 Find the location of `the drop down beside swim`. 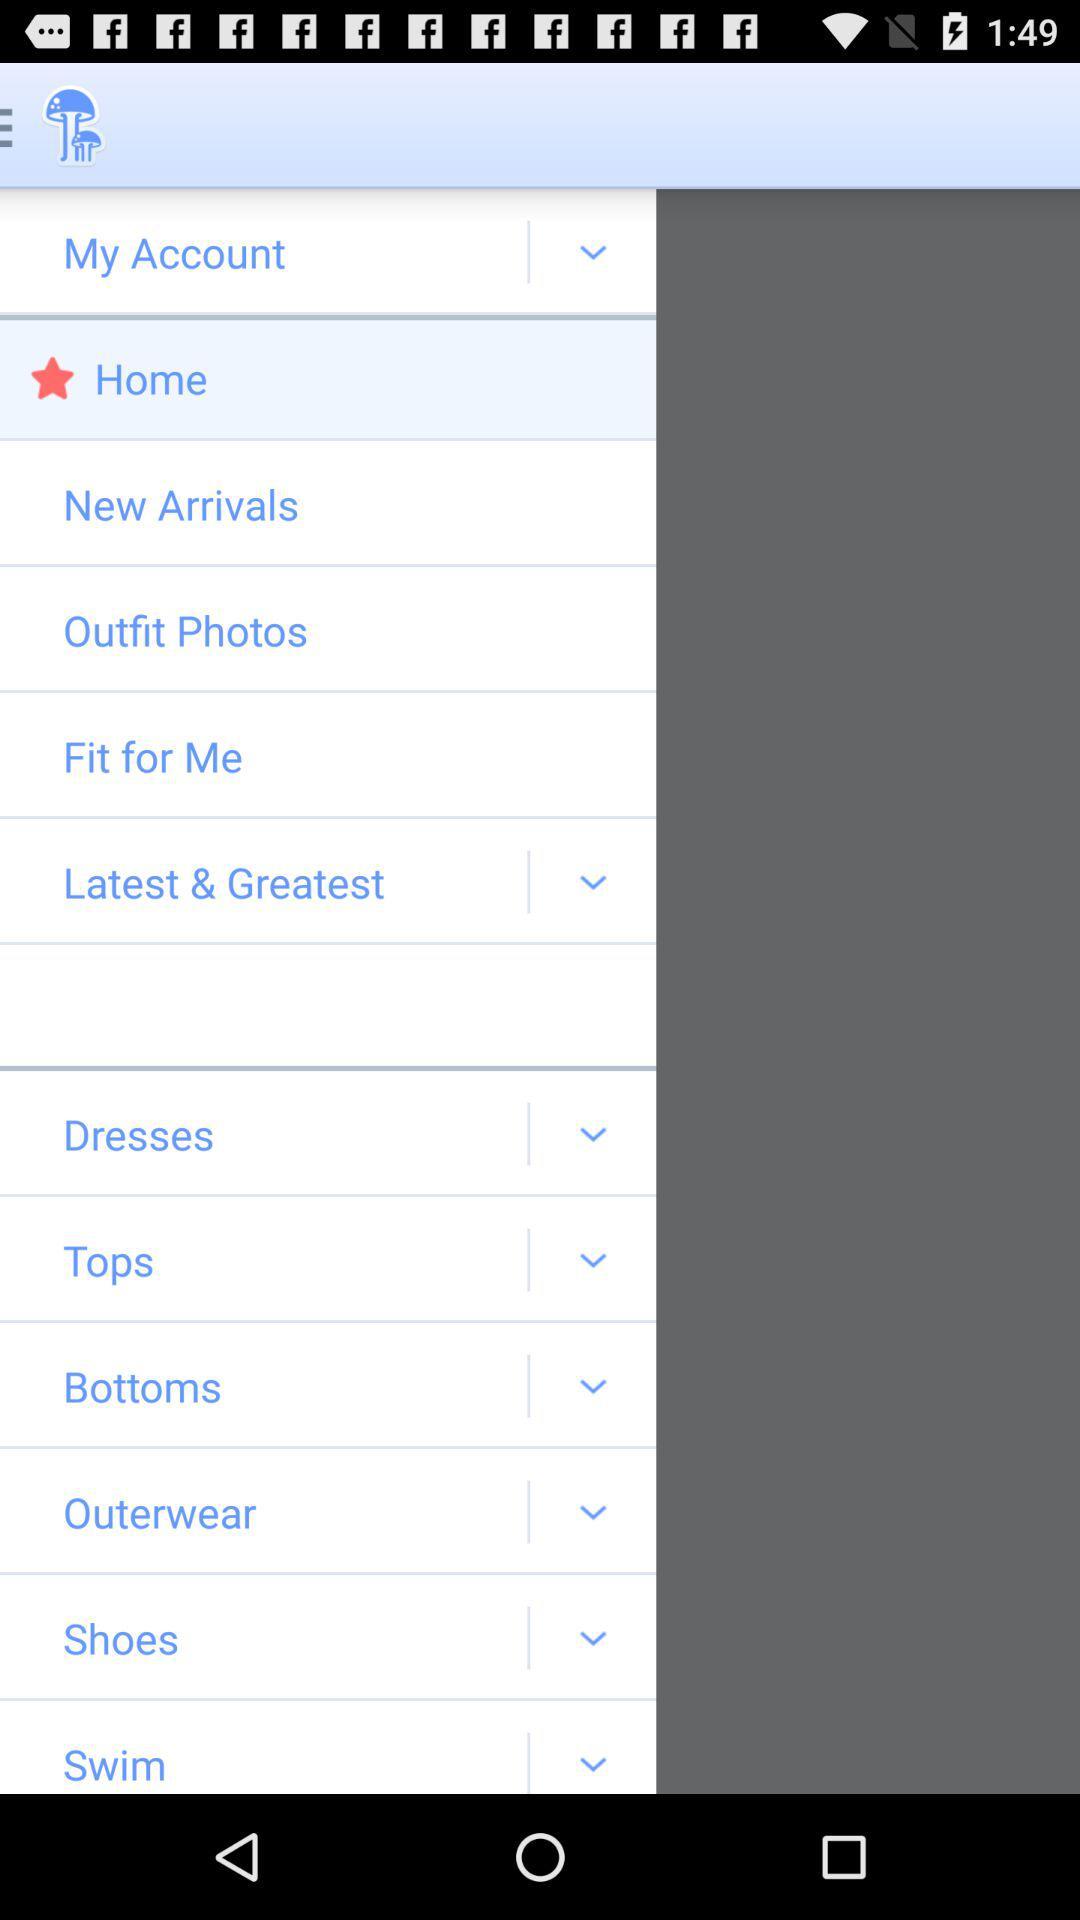

the drop down beside swim is located at coordinates (592, 1746).